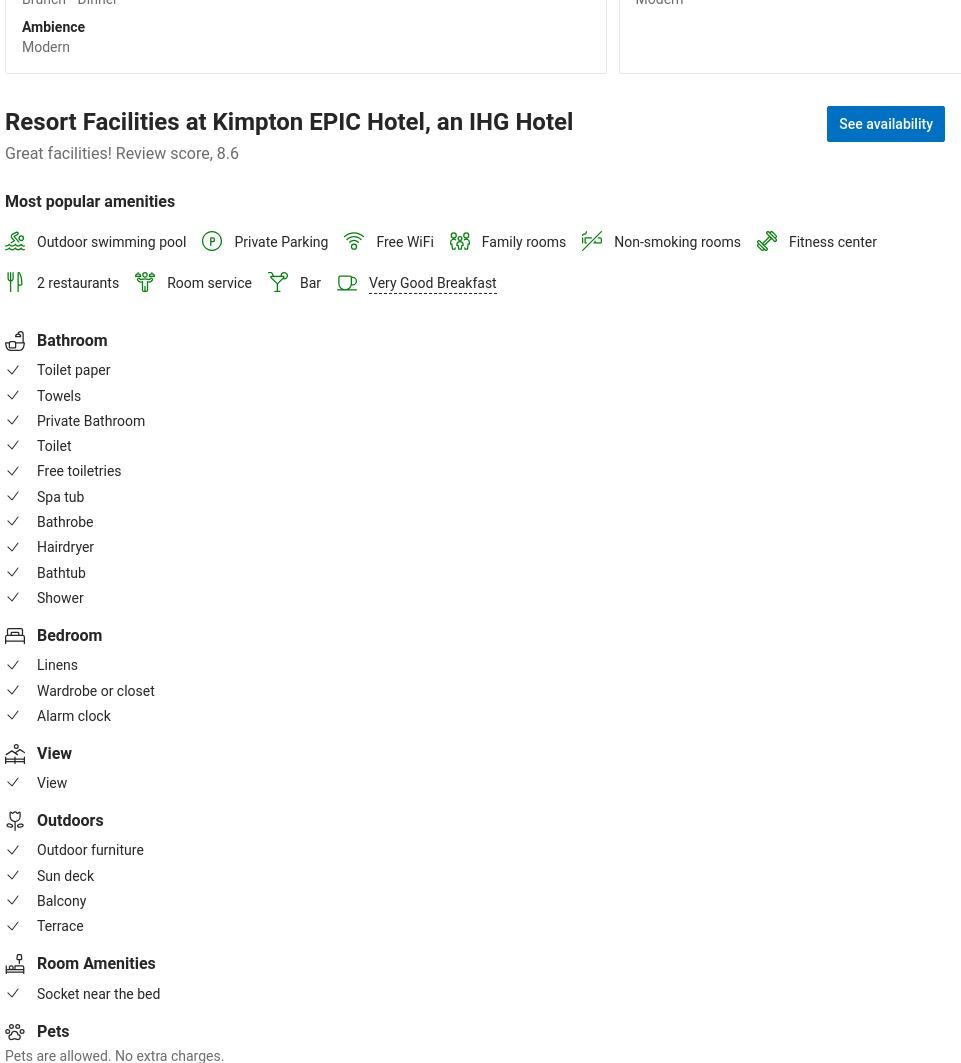 The height and width of the screenshot is (1063, 961). What do you see at coordinates (57, 664) in the screenshot?
I see `'Linens'` at bounding box center [57, 664].